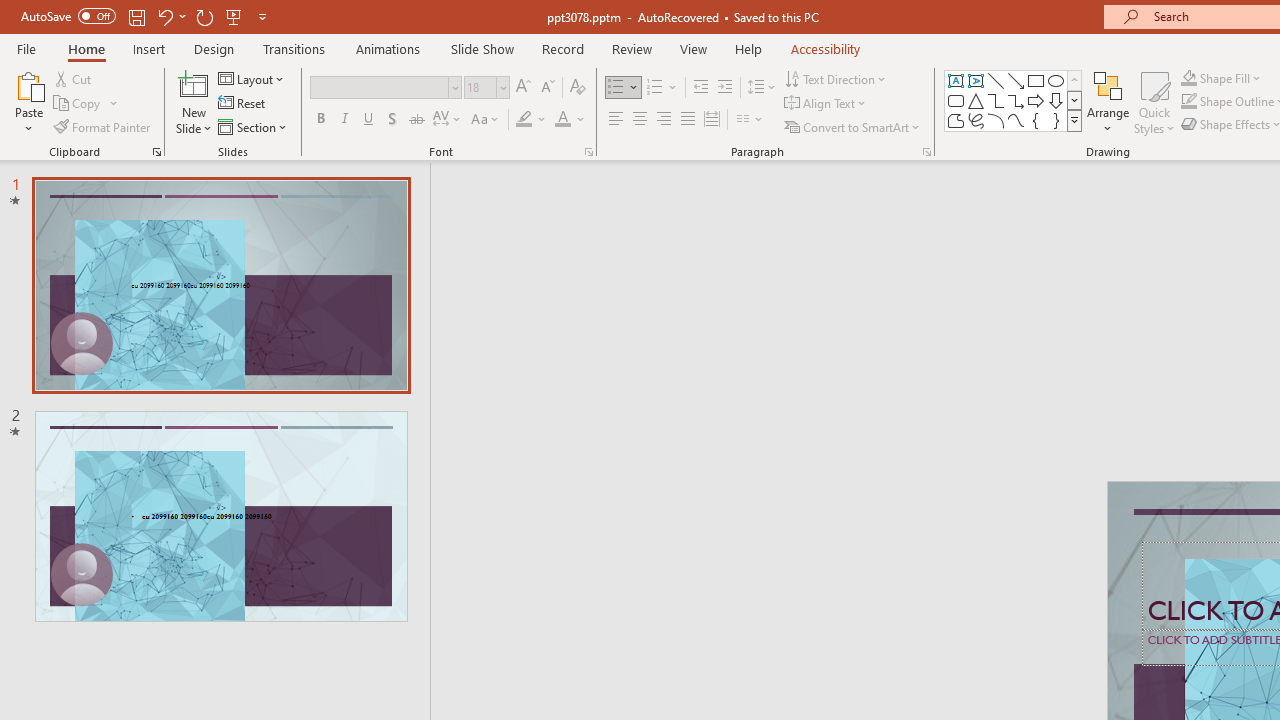 This screenshot has width=1280, height=720. Describe the element at coordinates (688, 119) in the screenshot. I see `'Justify'` at that location.